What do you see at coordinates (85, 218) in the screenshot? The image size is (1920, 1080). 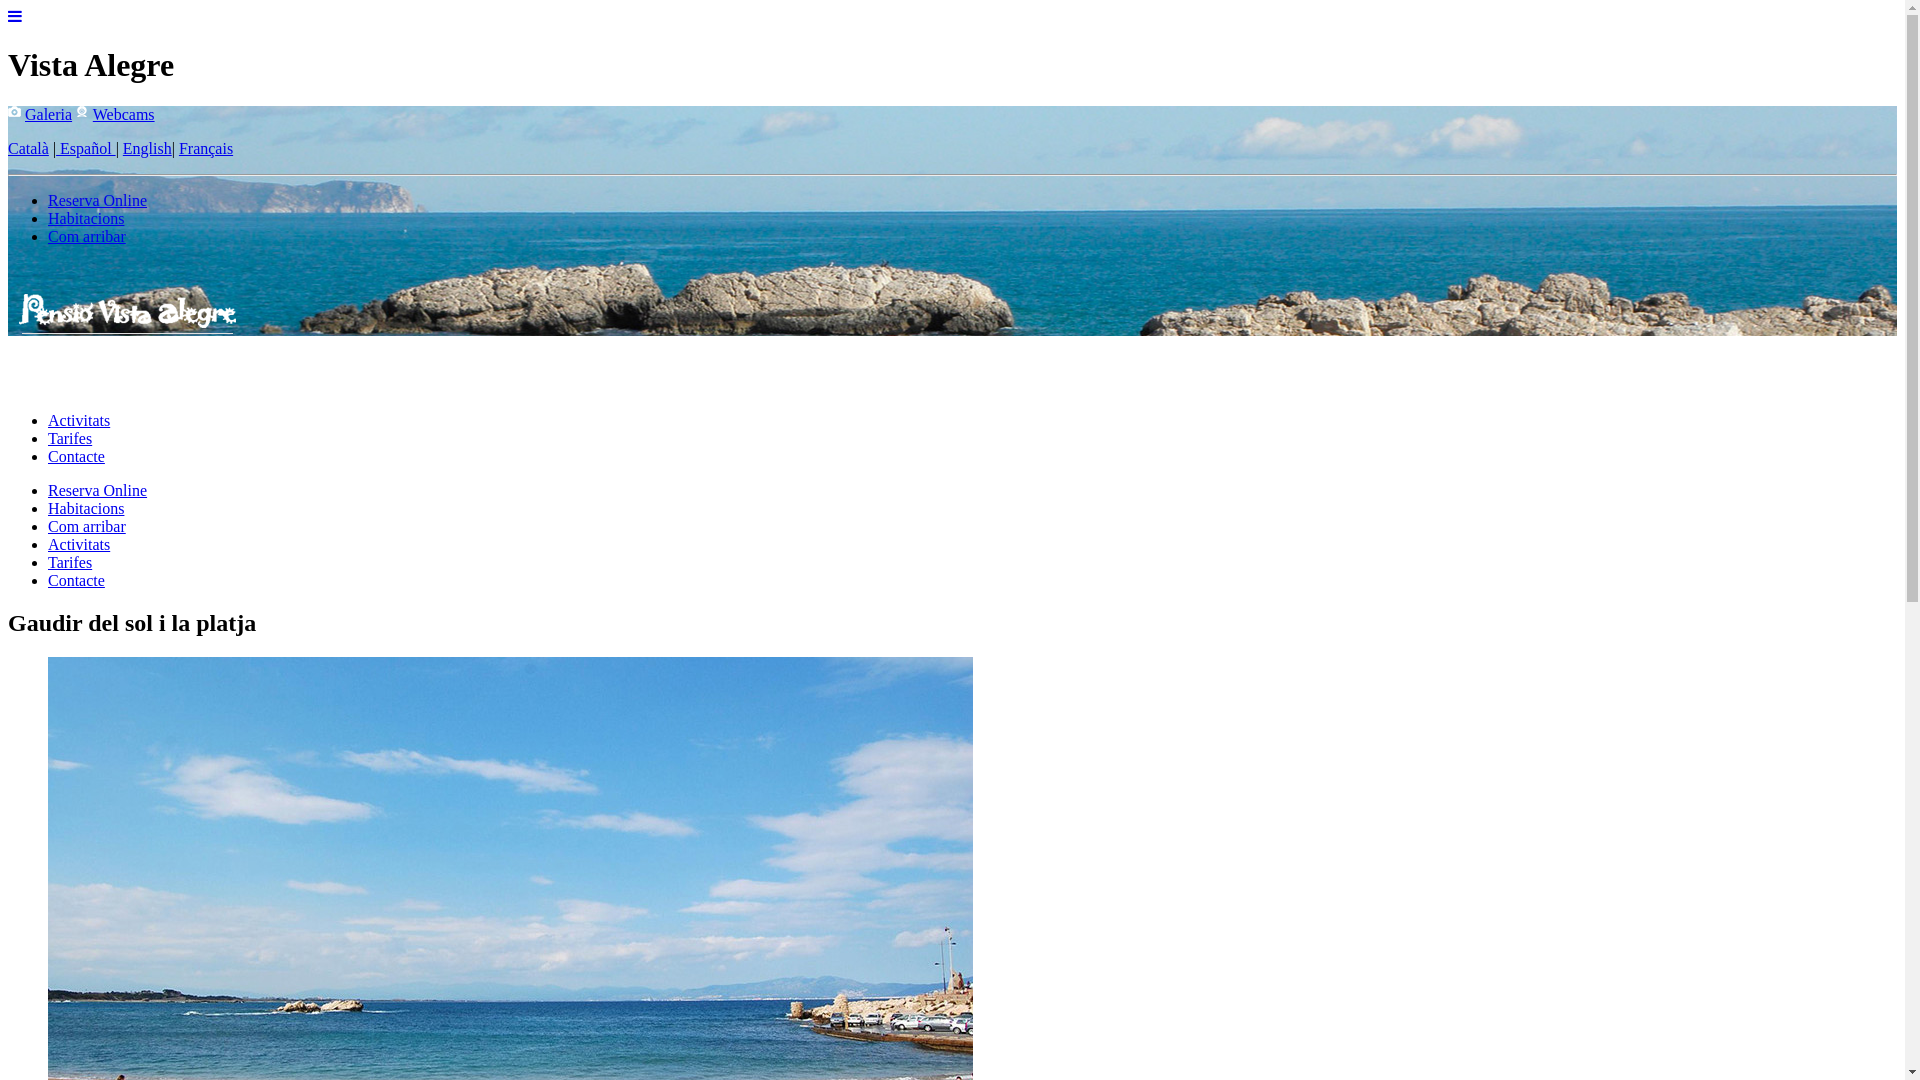 I see `'Habitacions'` at bounding box center [85, 218].